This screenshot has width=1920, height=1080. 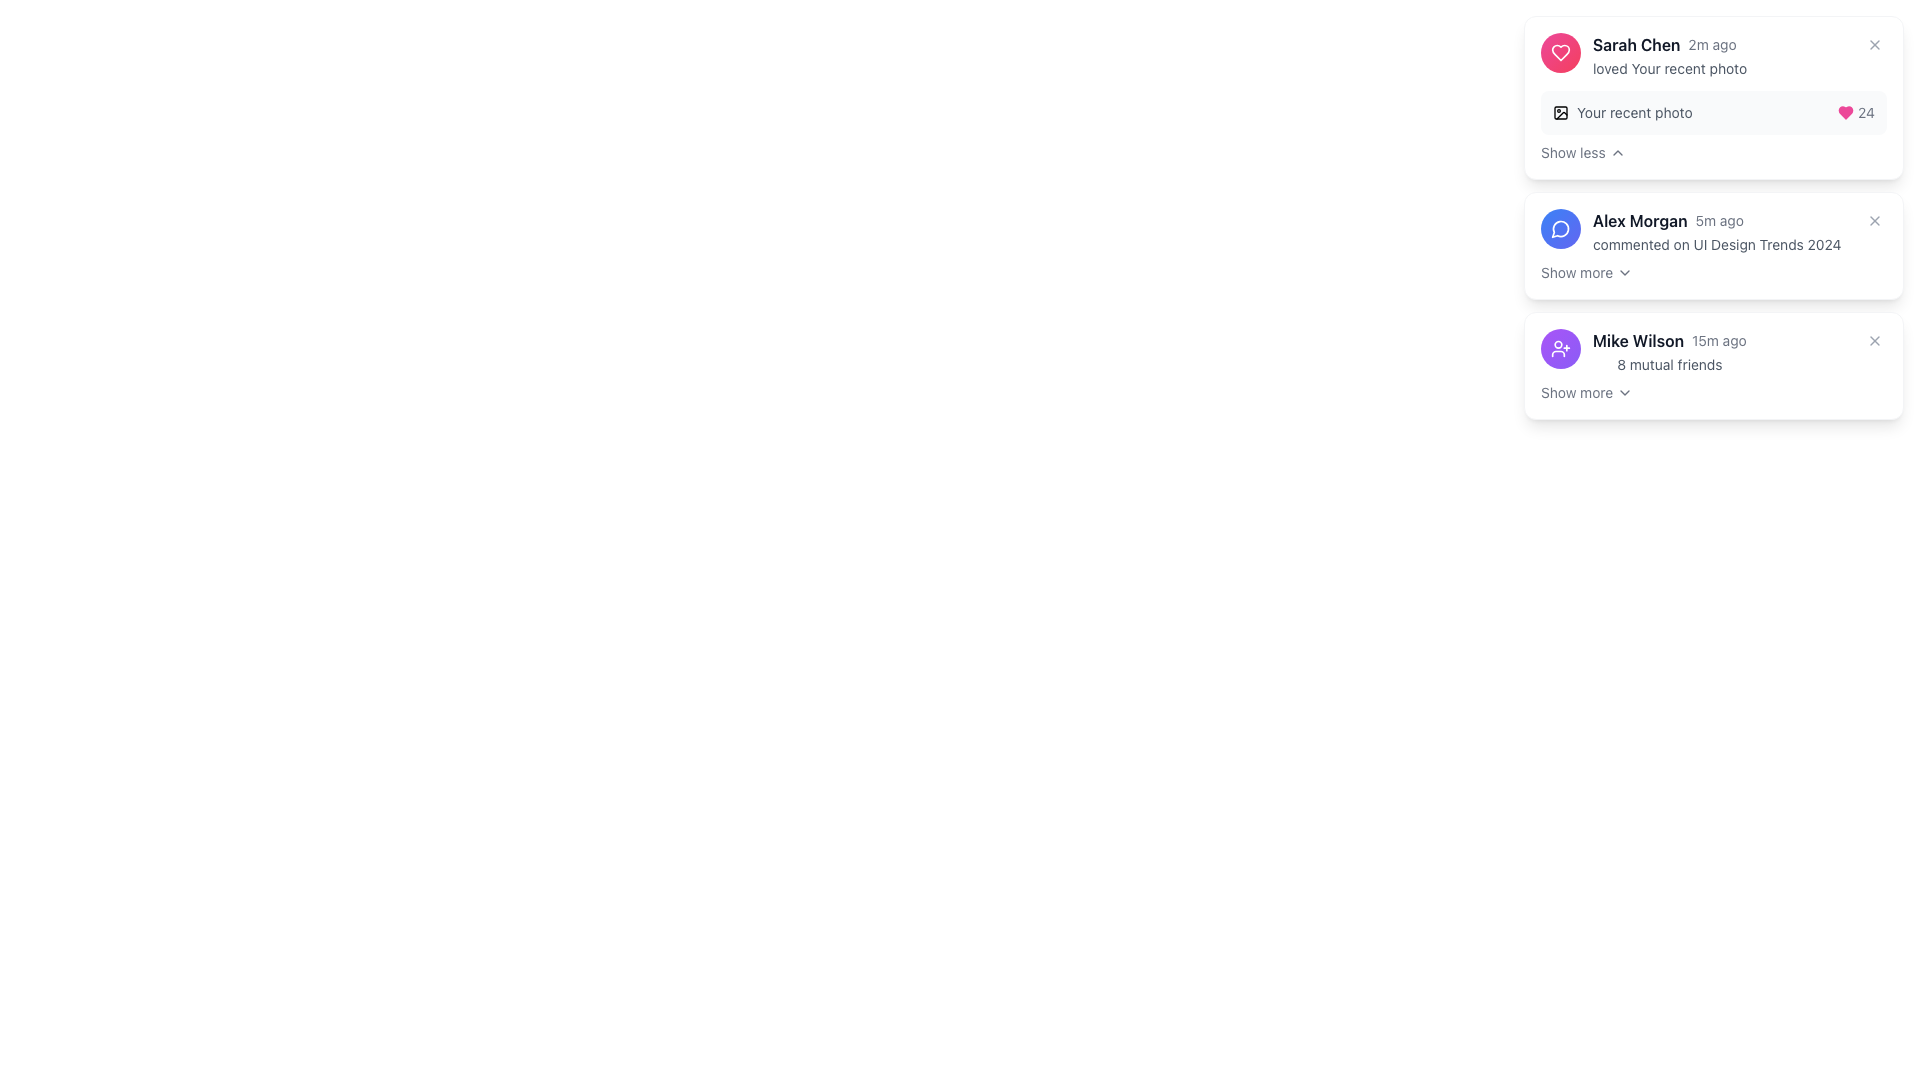 I want to click on the SVG icon located in the bottommost notification card, centrally positioned within a circular purple gradient background, so click(x=1559, y=347).